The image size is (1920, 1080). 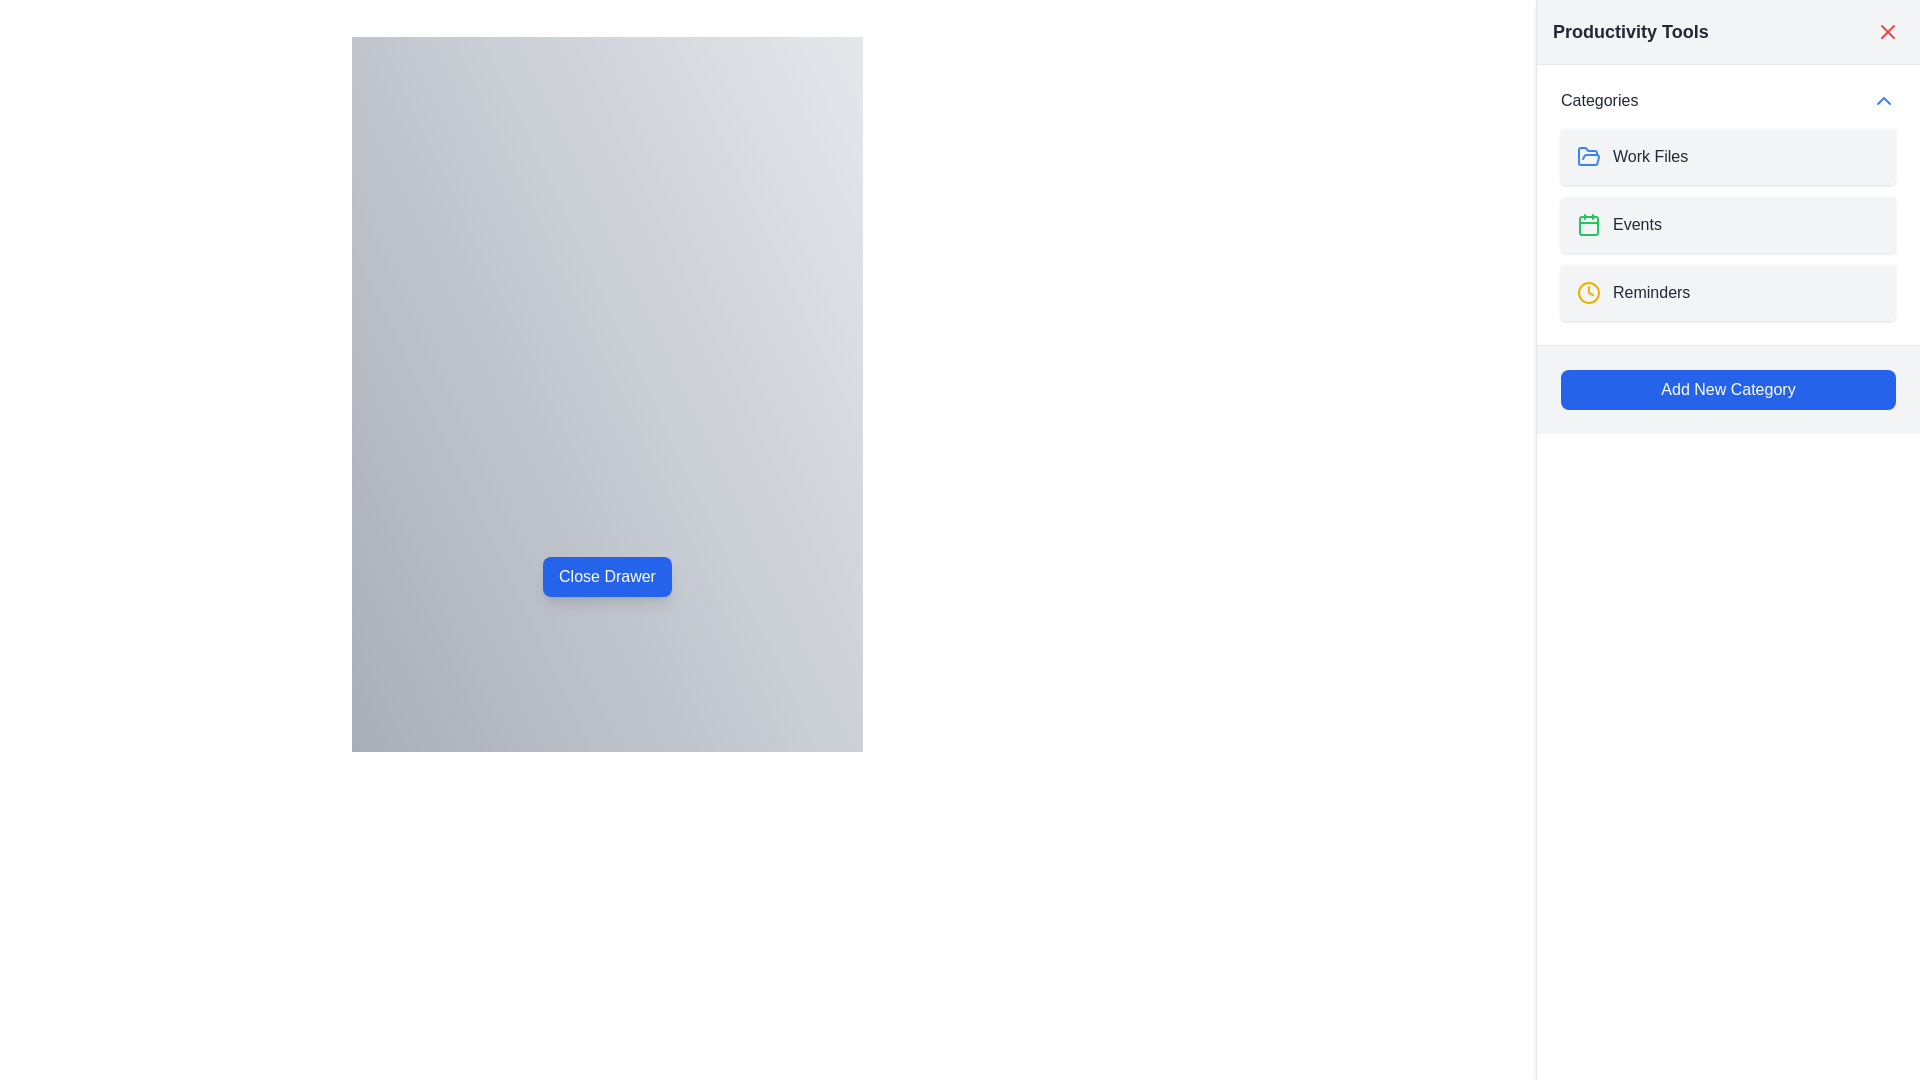 What do you see at coordinates (1587, 155) in the screenshot?
I see `the blue outlined open folder icon in the 'Work Files' category section to trigger the tooltip` at bounding box center [1587, 155].